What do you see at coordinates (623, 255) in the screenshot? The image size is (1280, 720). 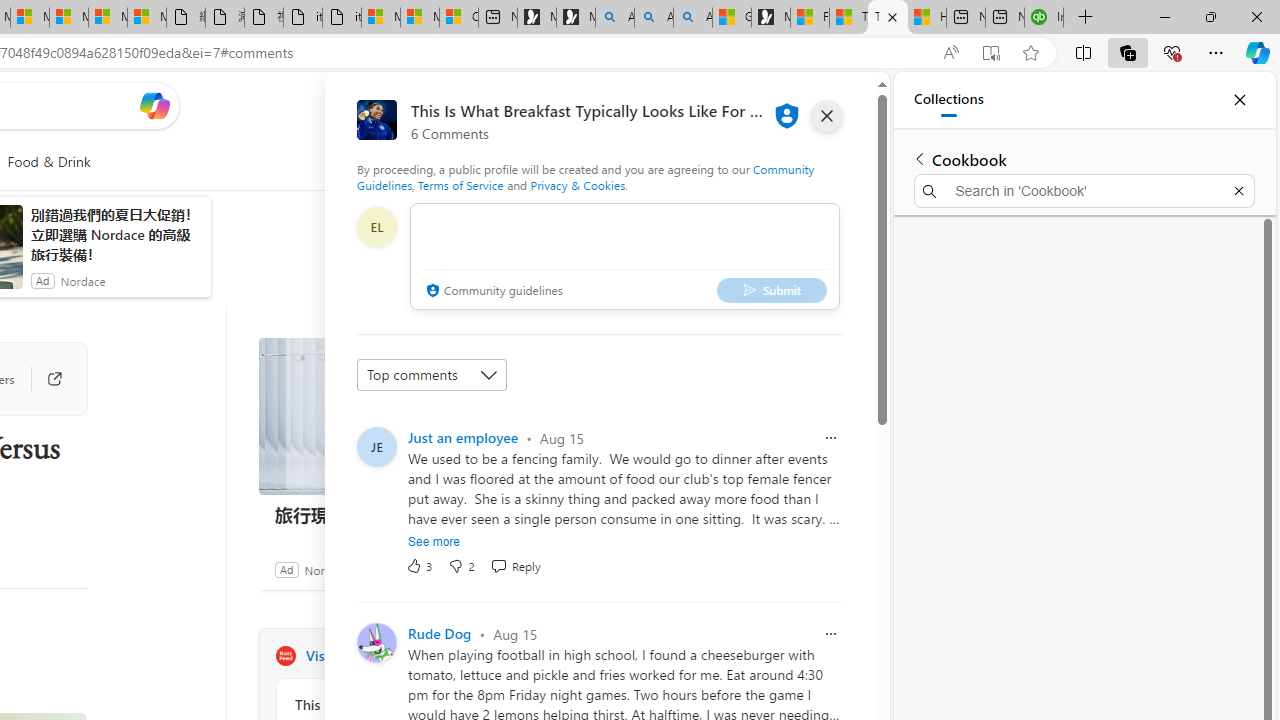 I see `'comment-box'` at bounding box center [623, 255].